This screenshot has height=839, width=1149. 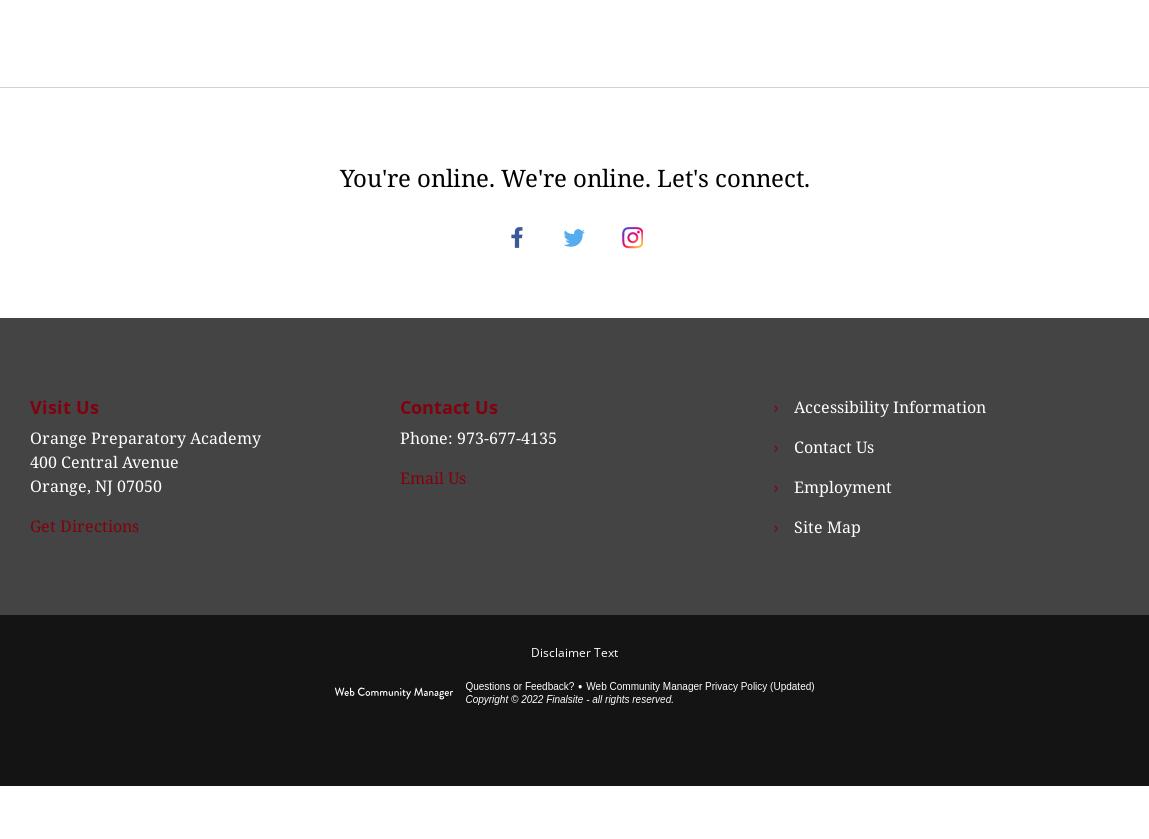 What do you see at coordinates (28, 460) in the screenshot?
I see `'Orange Preparatory Academy'` at bounding box center [28, 460].